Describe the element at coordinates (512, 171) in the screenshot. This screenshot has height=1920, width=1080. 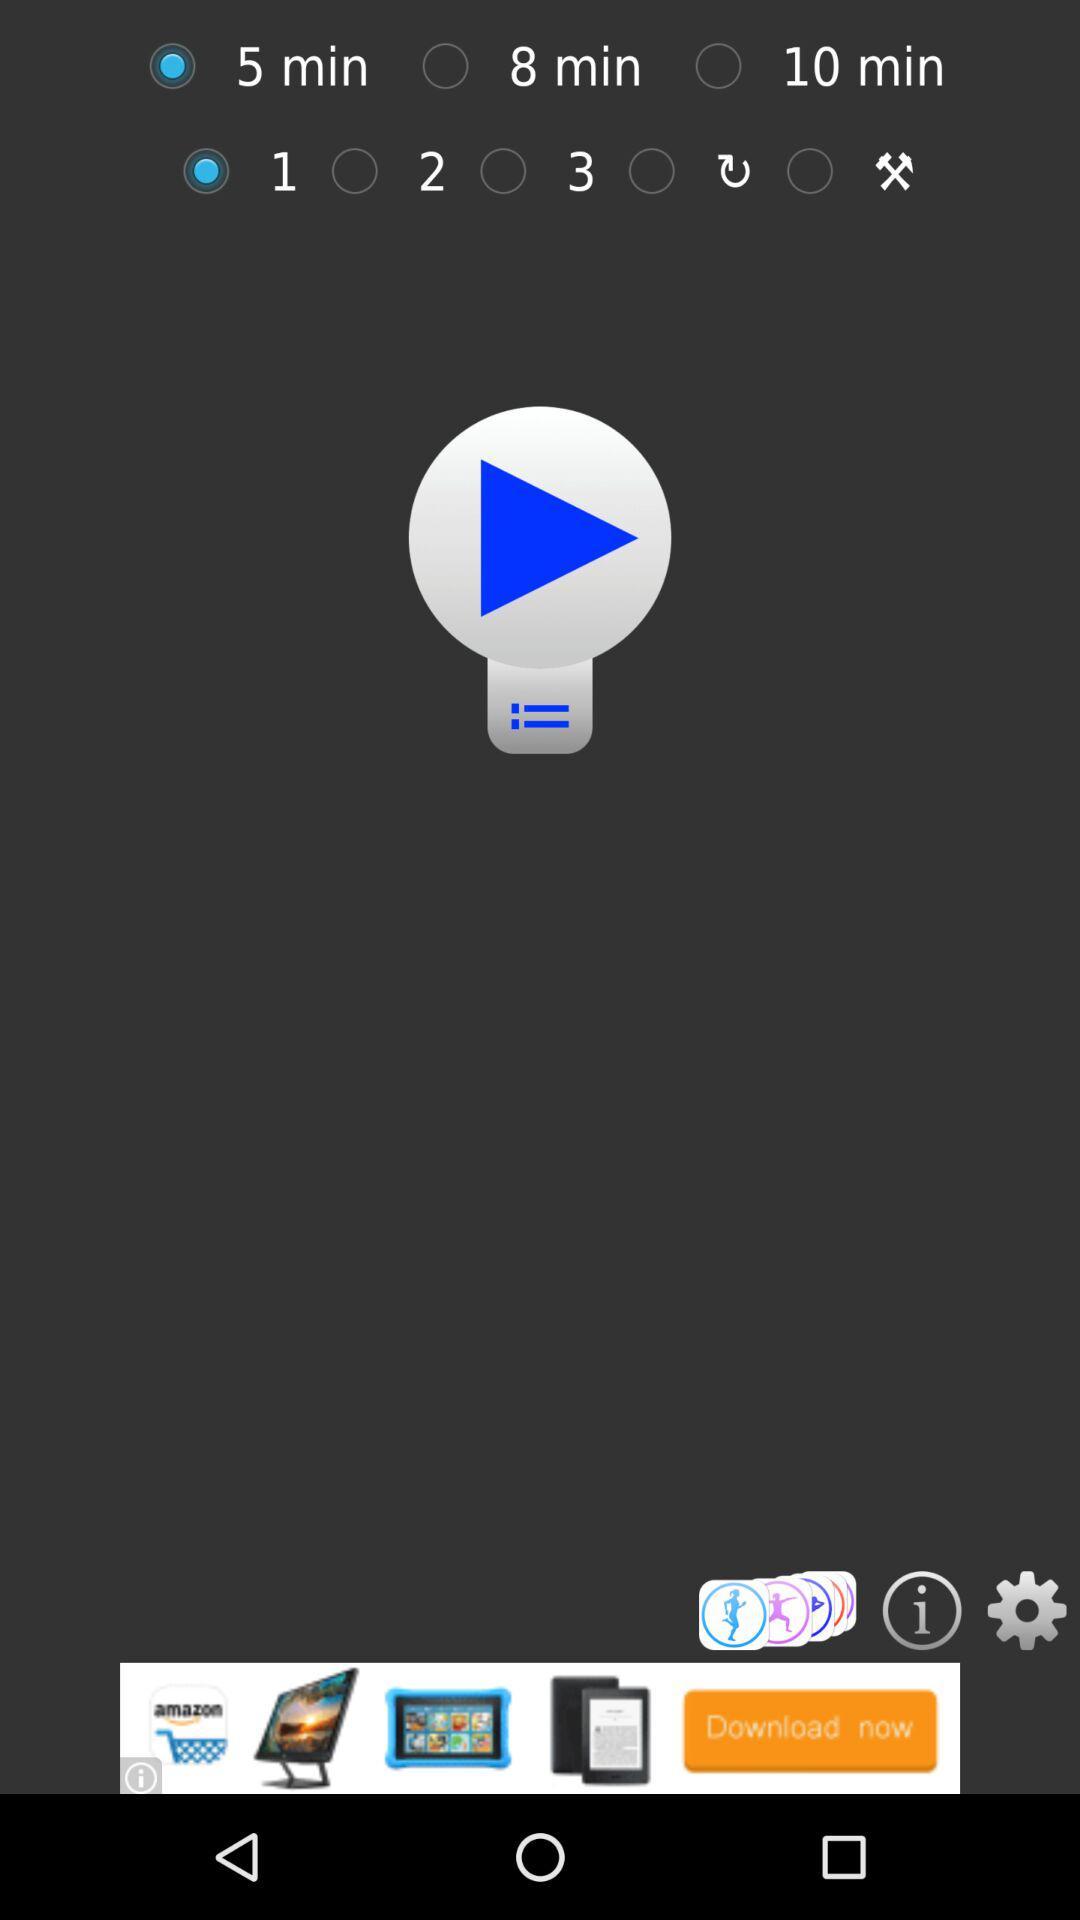
I see `radio button after 2` at that location.